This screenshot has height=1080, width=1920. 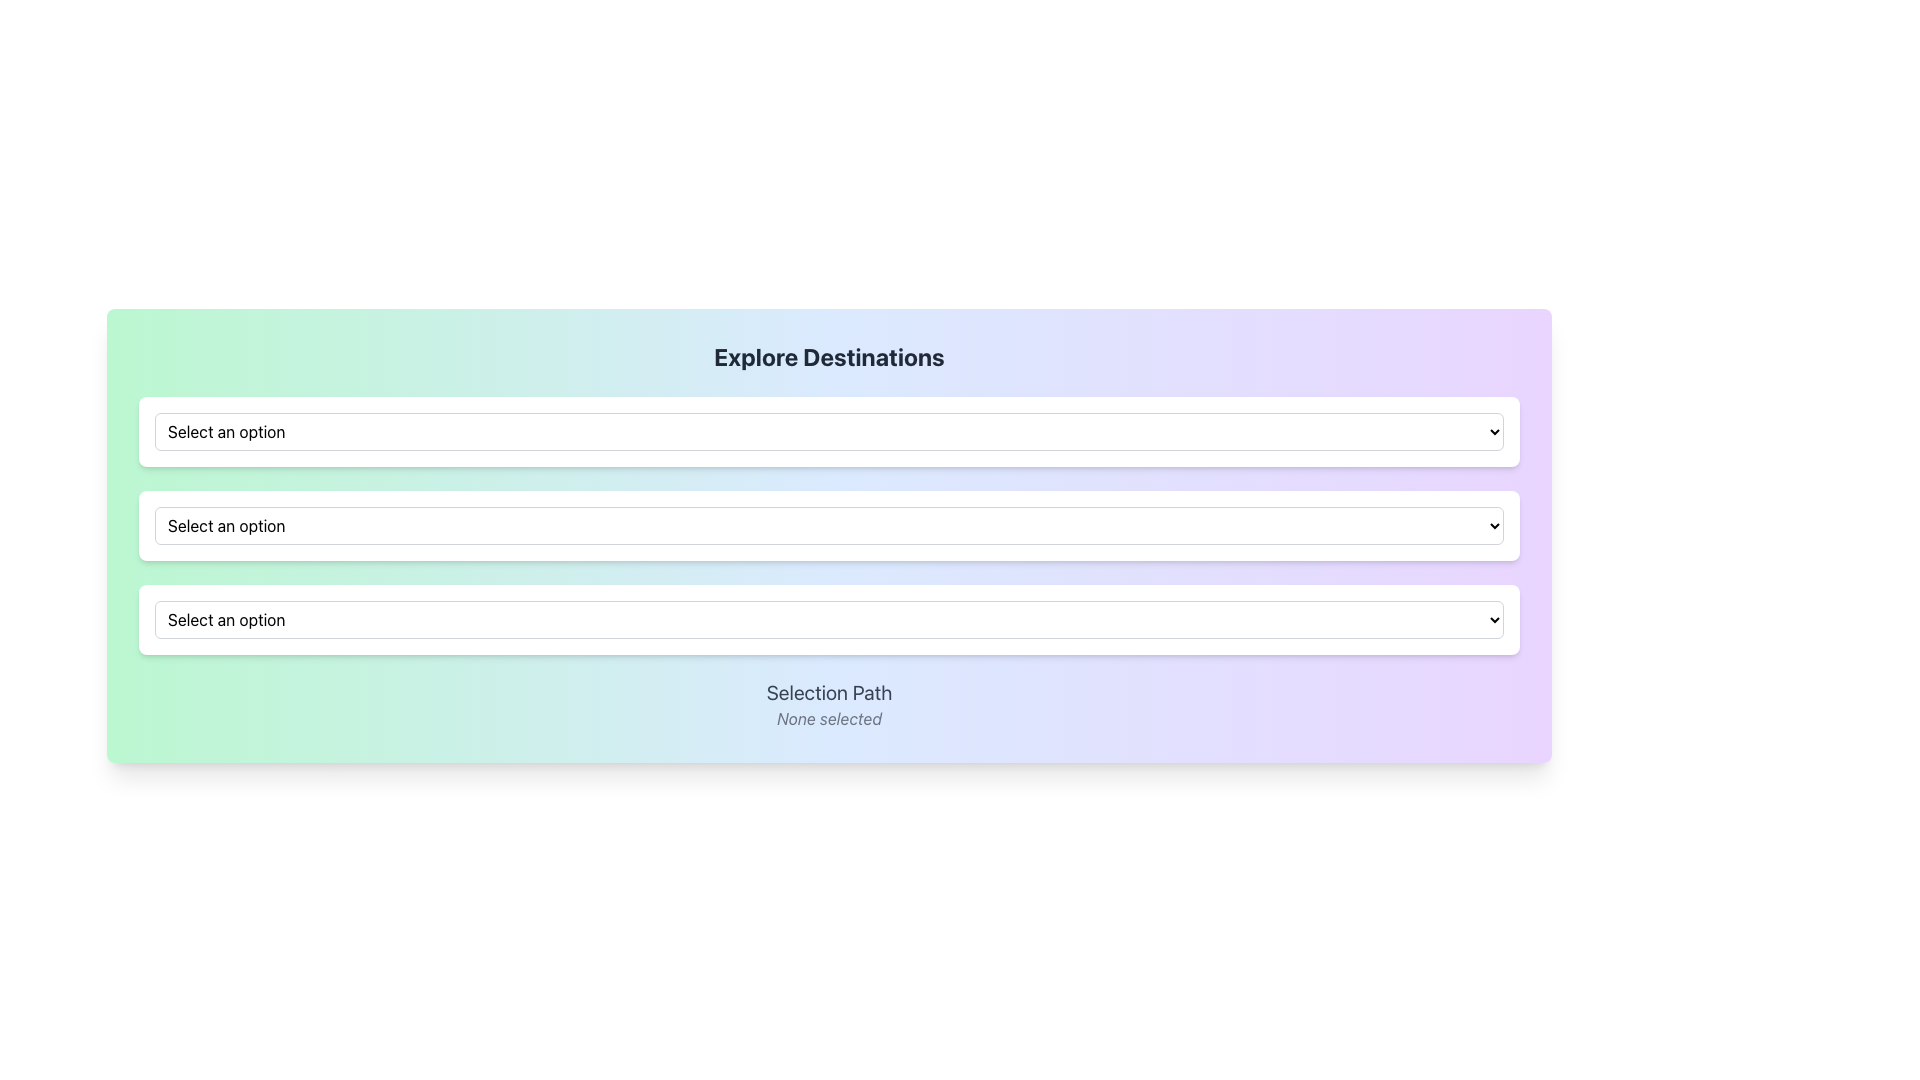 What do you see at coordinates (829, 431) in the screenshot?
I see `an option from the first dropdown menu located under the 'Explore Destinations' heading within the gradient background card` at bounding box center [829, 431].